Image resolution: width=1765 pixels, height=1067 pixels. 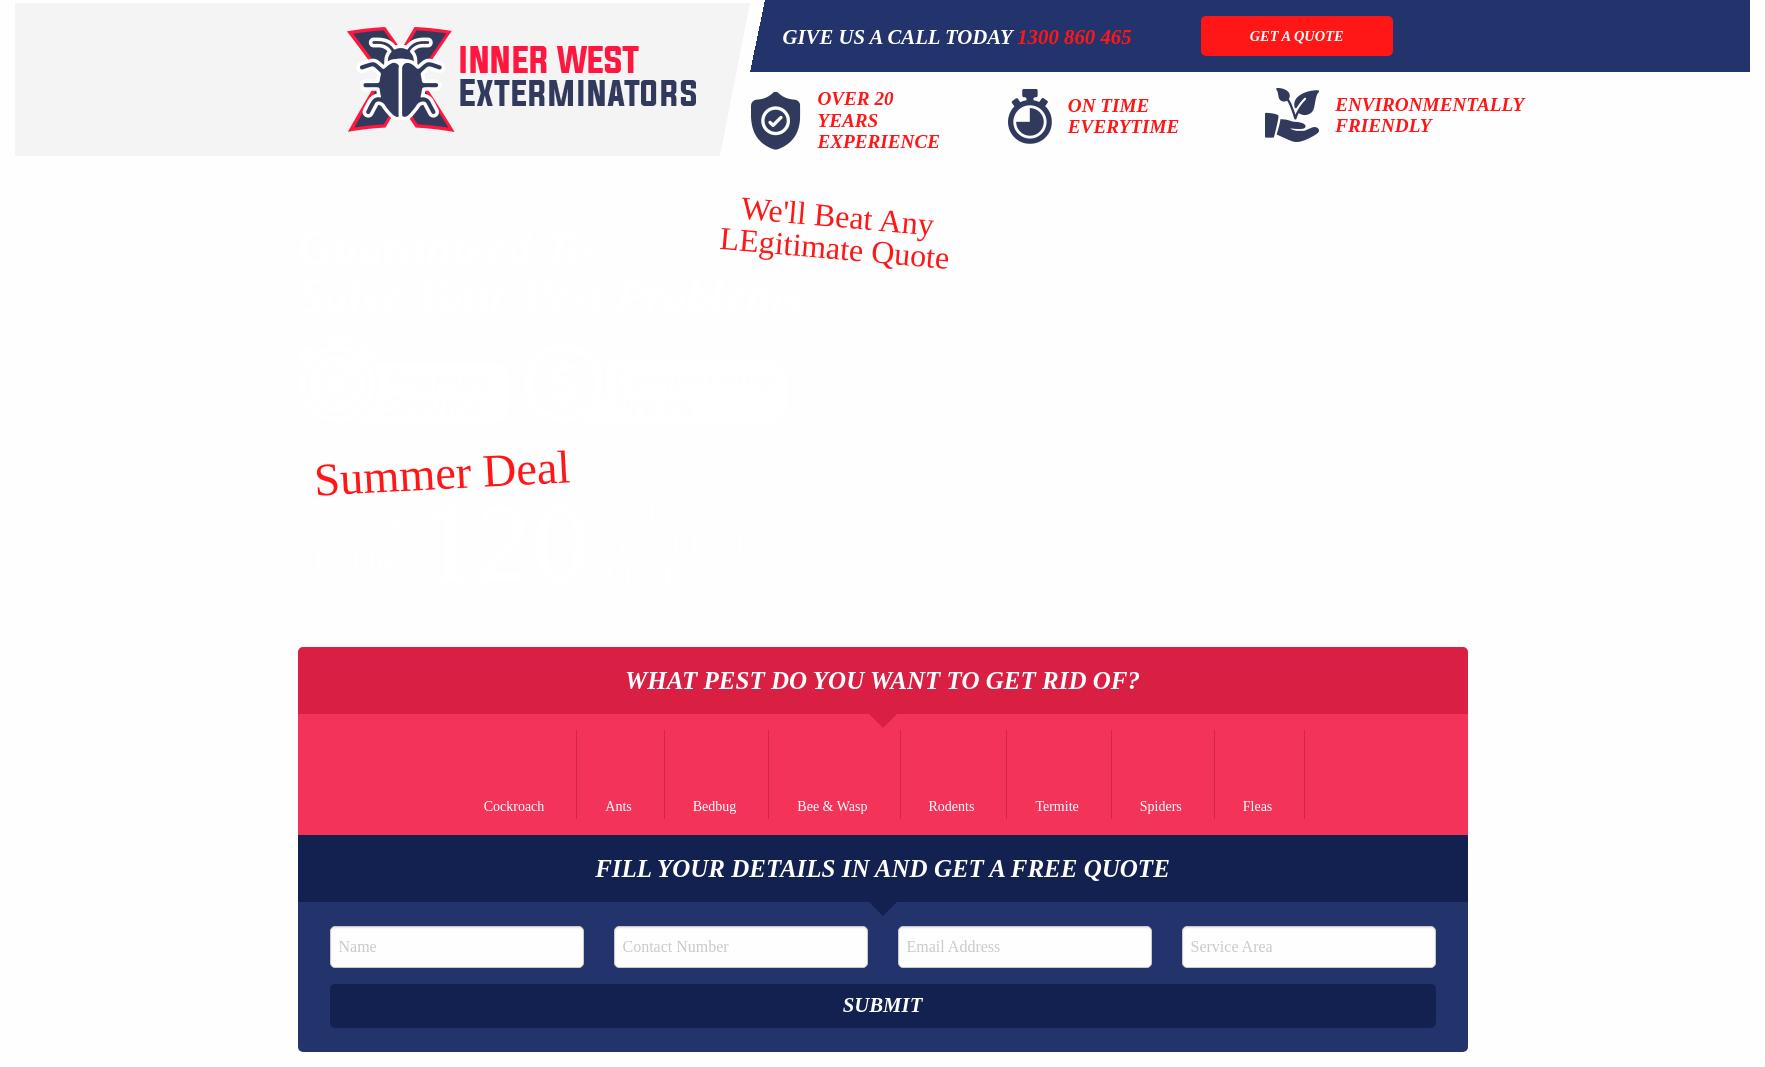 What do you see at coordinates (835, 215) in the screenshot?
I see `'We'll Beat Any'` at bounding box center [835, 215].